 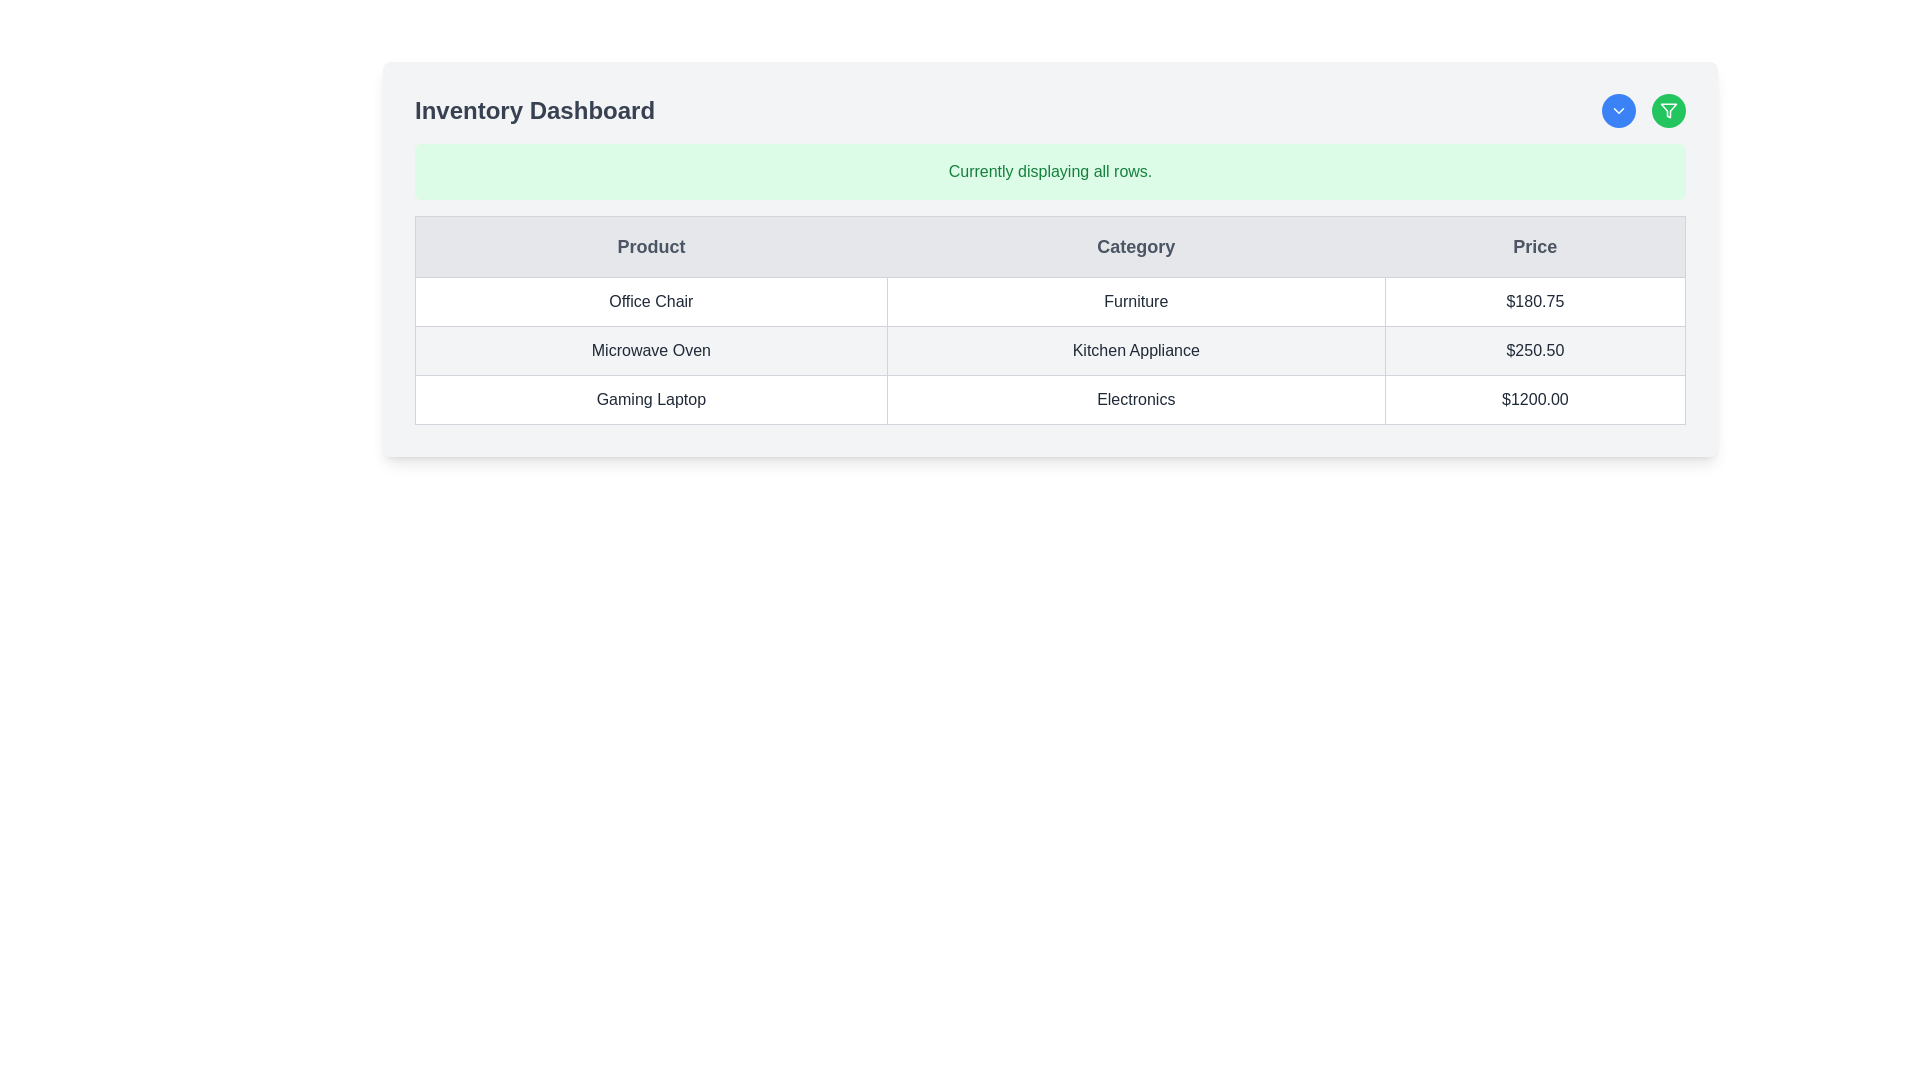 I want to click on the text box displaying the price '$1200.00' in the 'Price' column of the 'Gaming Laptop' row, so click(x=1534, y=400).